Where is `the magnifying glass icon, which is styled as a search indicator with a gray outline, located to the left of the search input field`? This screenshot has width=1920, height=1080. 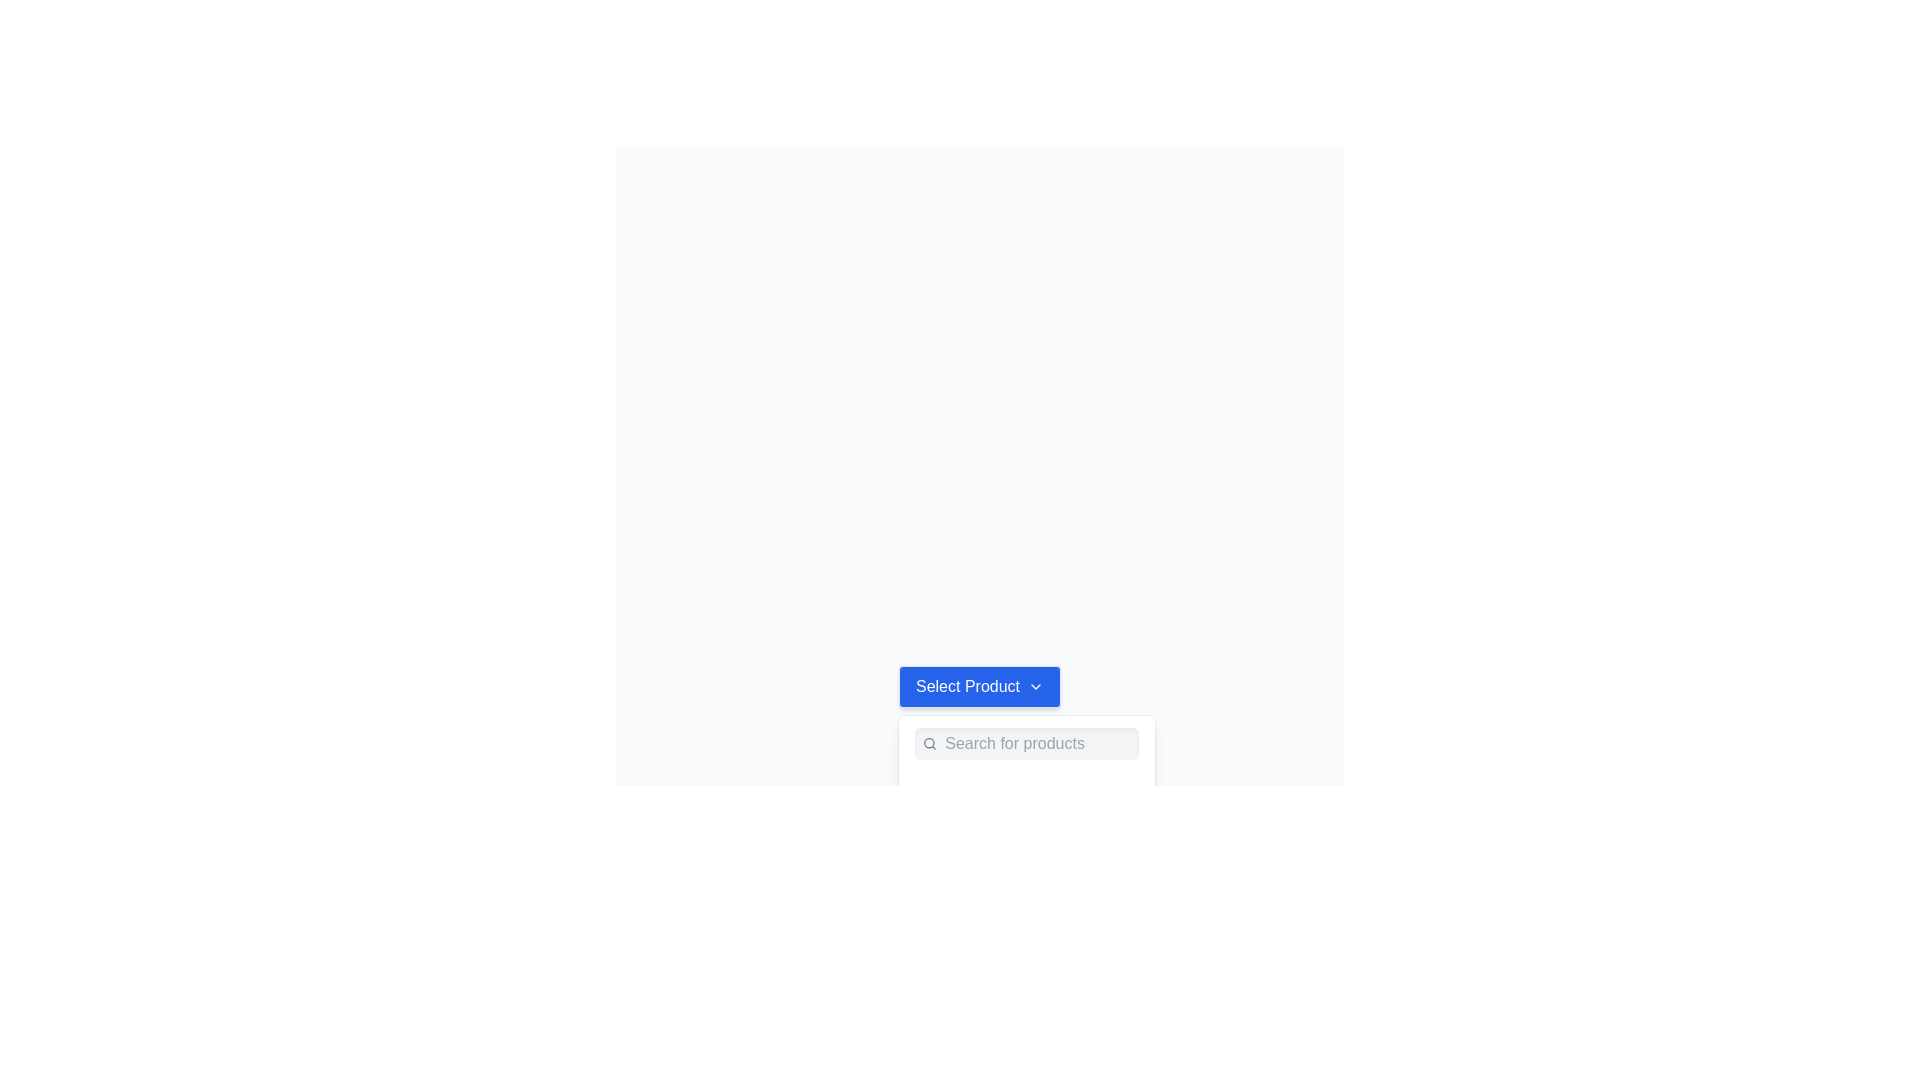 the magnifying glass icon, which is styled as a search indicator with a gray outline, located to the left of the search input field is located at coordinates (929, 744).